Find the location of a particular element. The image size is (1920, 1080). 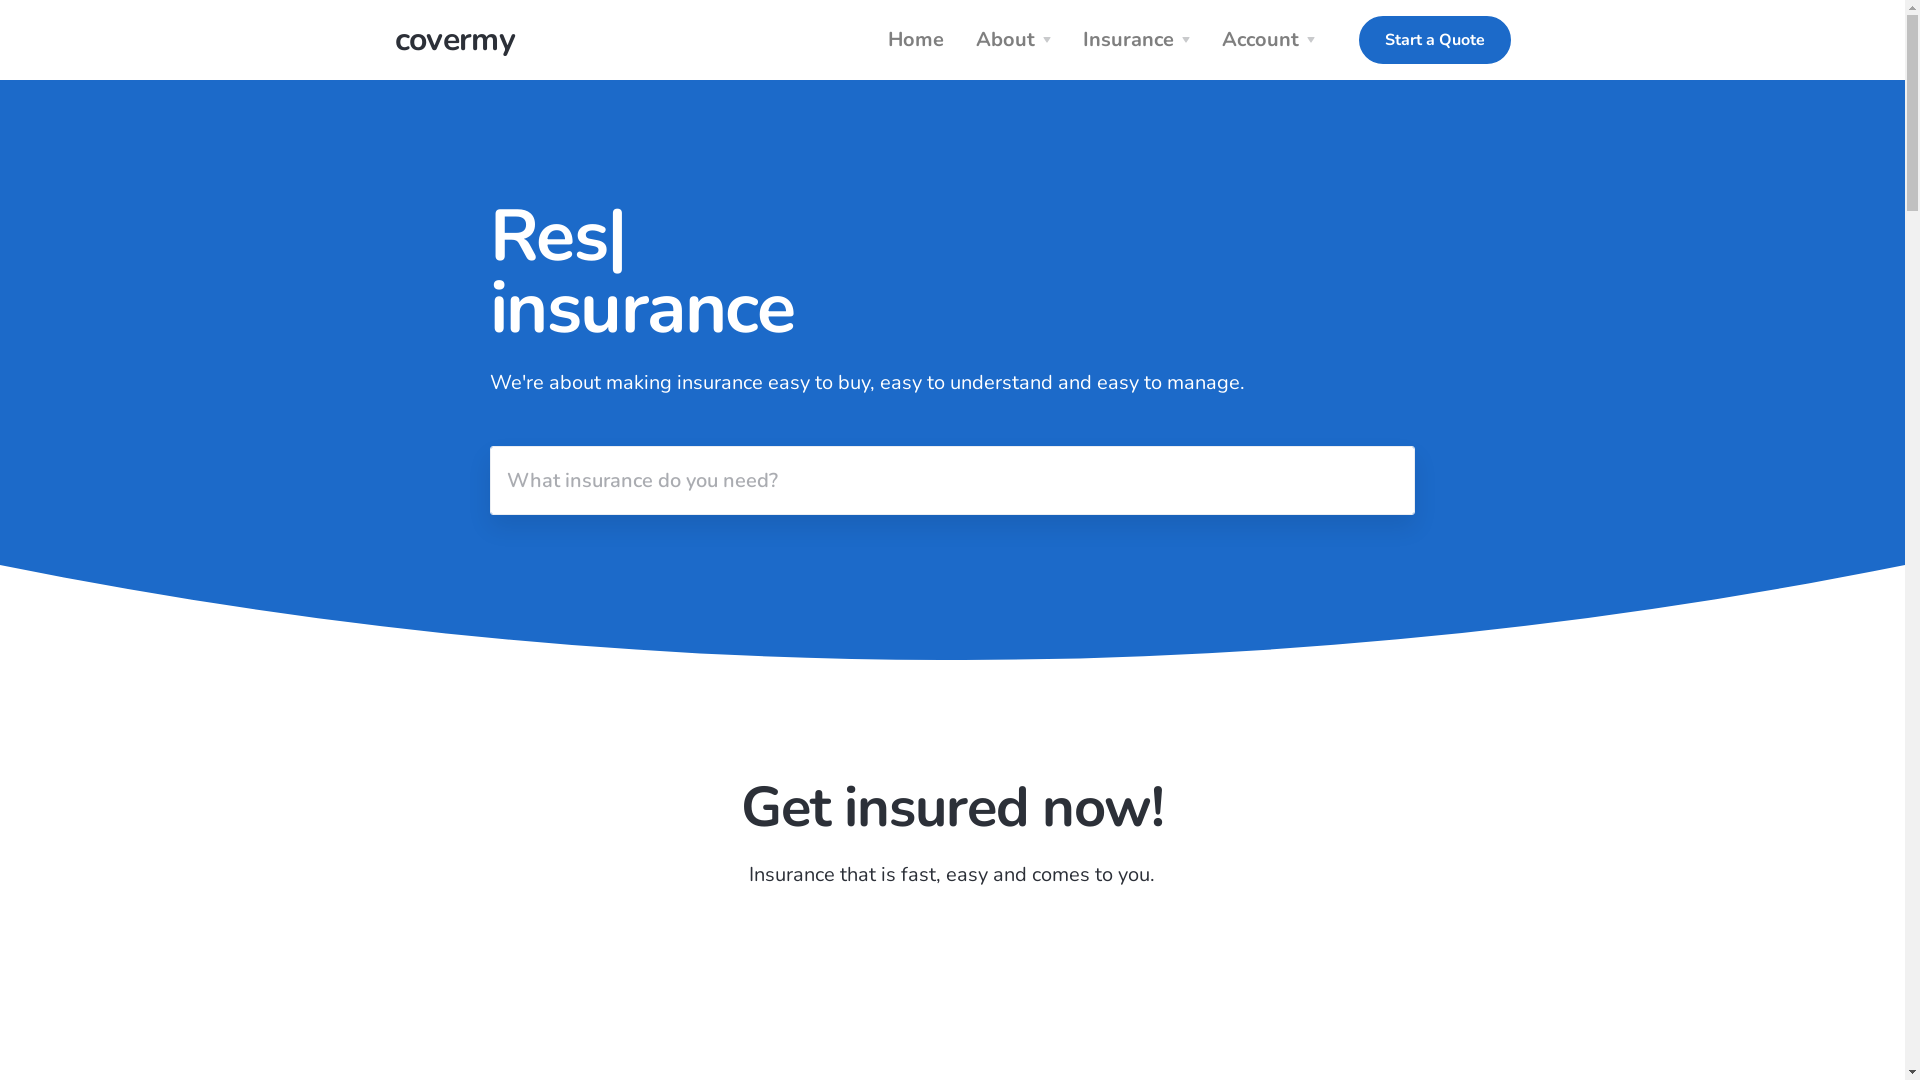

'Account' is located at coordinates (1271, 39).